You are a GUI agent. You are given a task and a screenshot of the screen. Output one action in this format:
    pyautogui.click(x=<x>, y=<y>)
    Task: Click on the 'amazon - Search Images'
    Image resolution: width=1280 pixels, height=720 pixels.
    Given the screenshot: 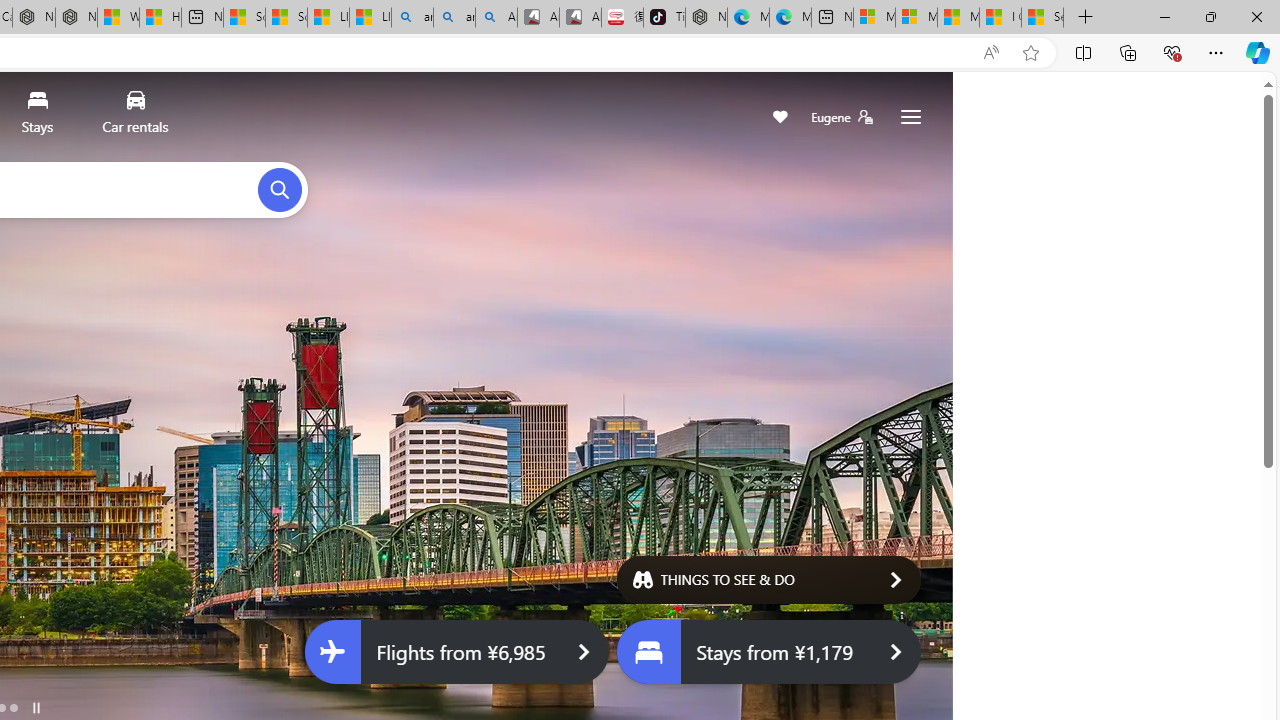 What is the action you would take?
    pyautogui.click(x=453, y=17)
    